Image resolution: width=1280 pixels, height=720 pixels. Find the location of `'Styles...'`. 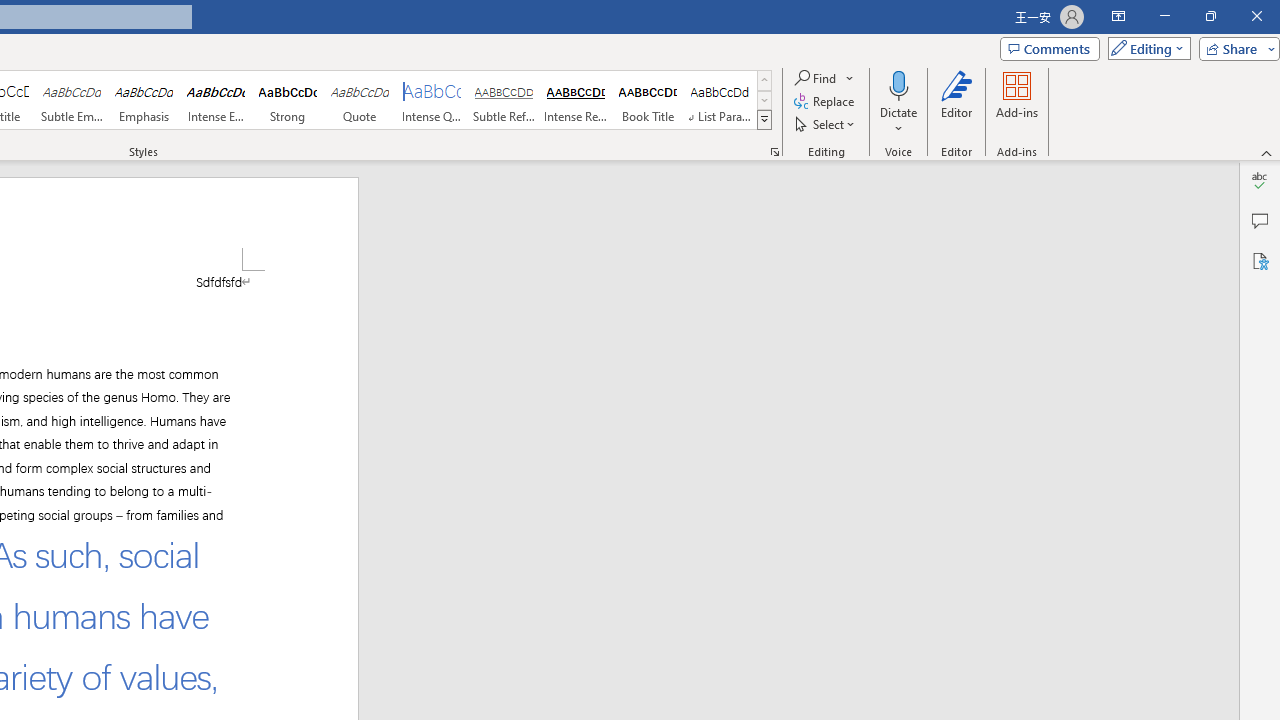

'Styles...' is located at coordinates (774, 150).